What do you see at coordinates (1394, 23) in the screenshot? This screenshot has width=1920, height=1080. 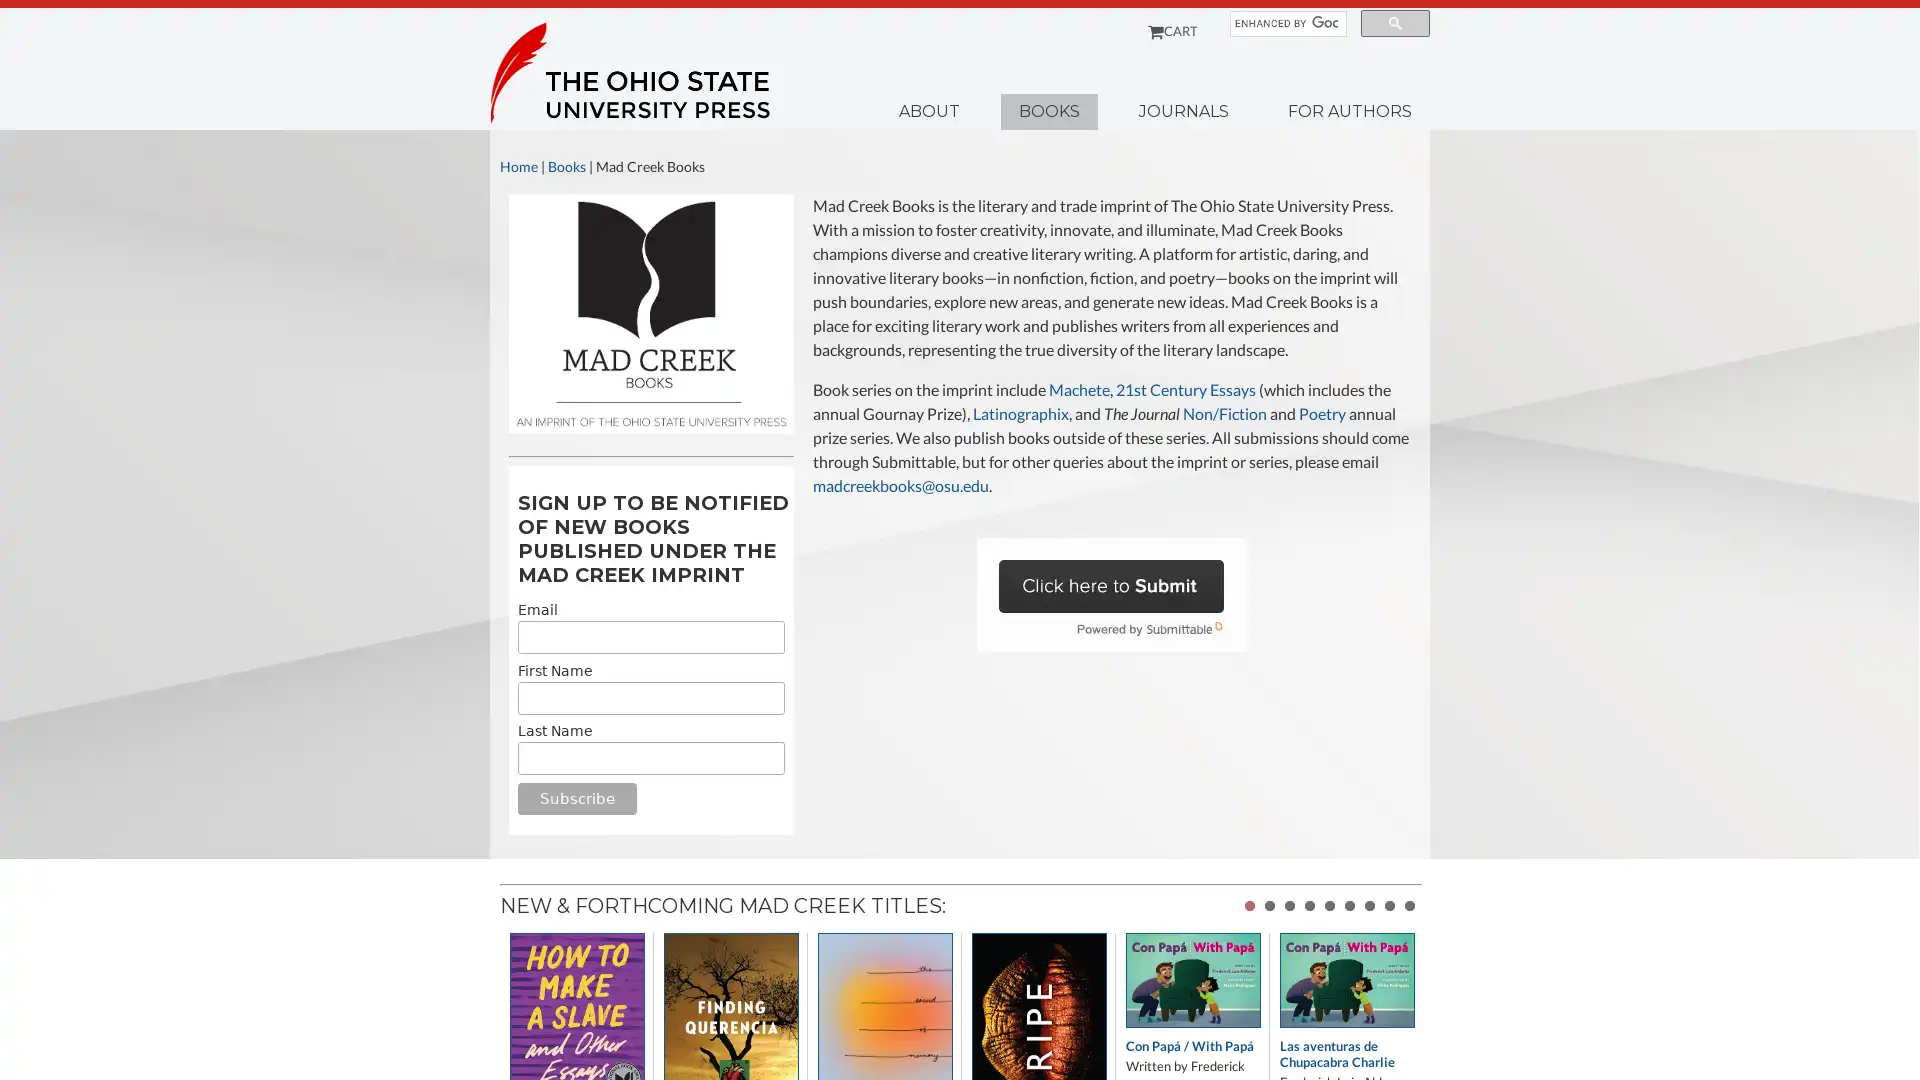 I see `search` at bounding box center [1394, 23].